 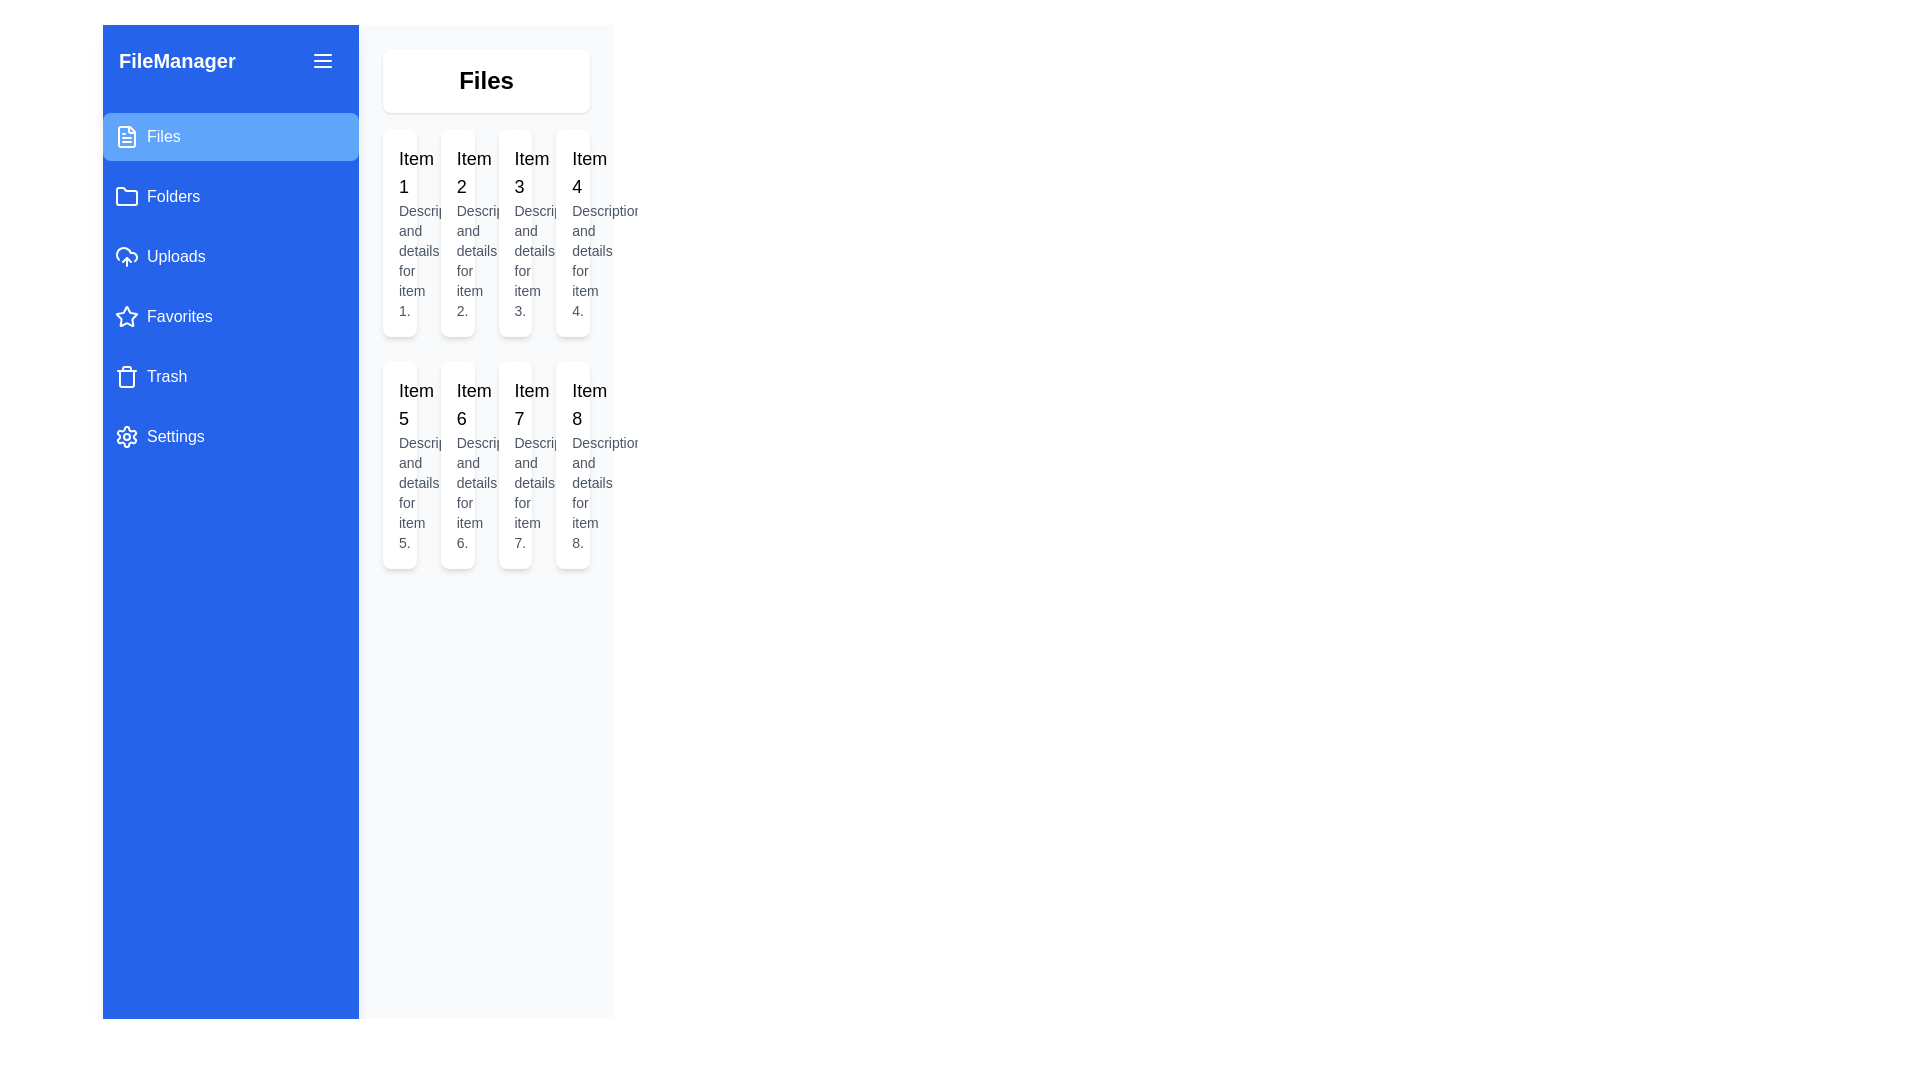 What do you see at coordinates (125, 196) in the screenshot?
I see `the navigation button for folders located in the second position of the left vertical navigation panel` at bounding box center [125, 196].